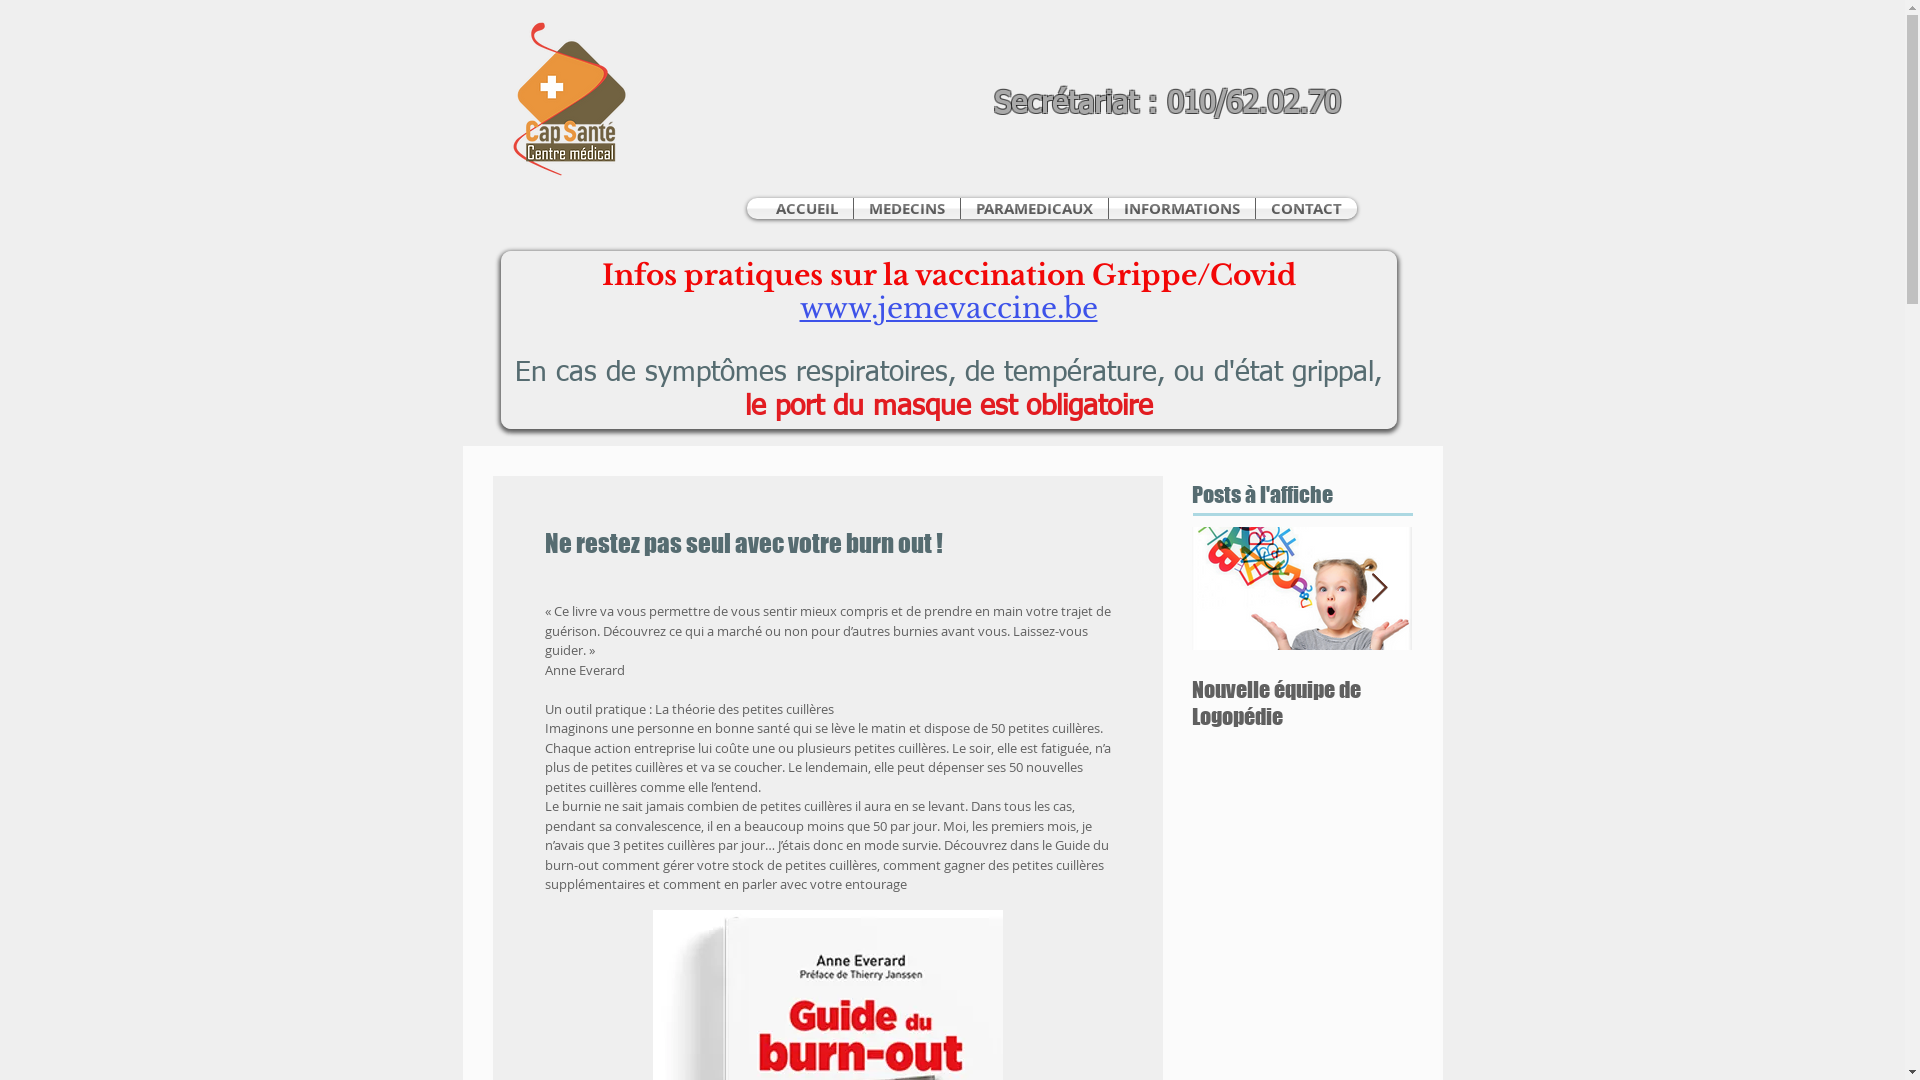 Image resolution: width=1920 pixels, height=1080 pixels. I want to click on 'PARAMEDICAUX', so click(1033, 208).